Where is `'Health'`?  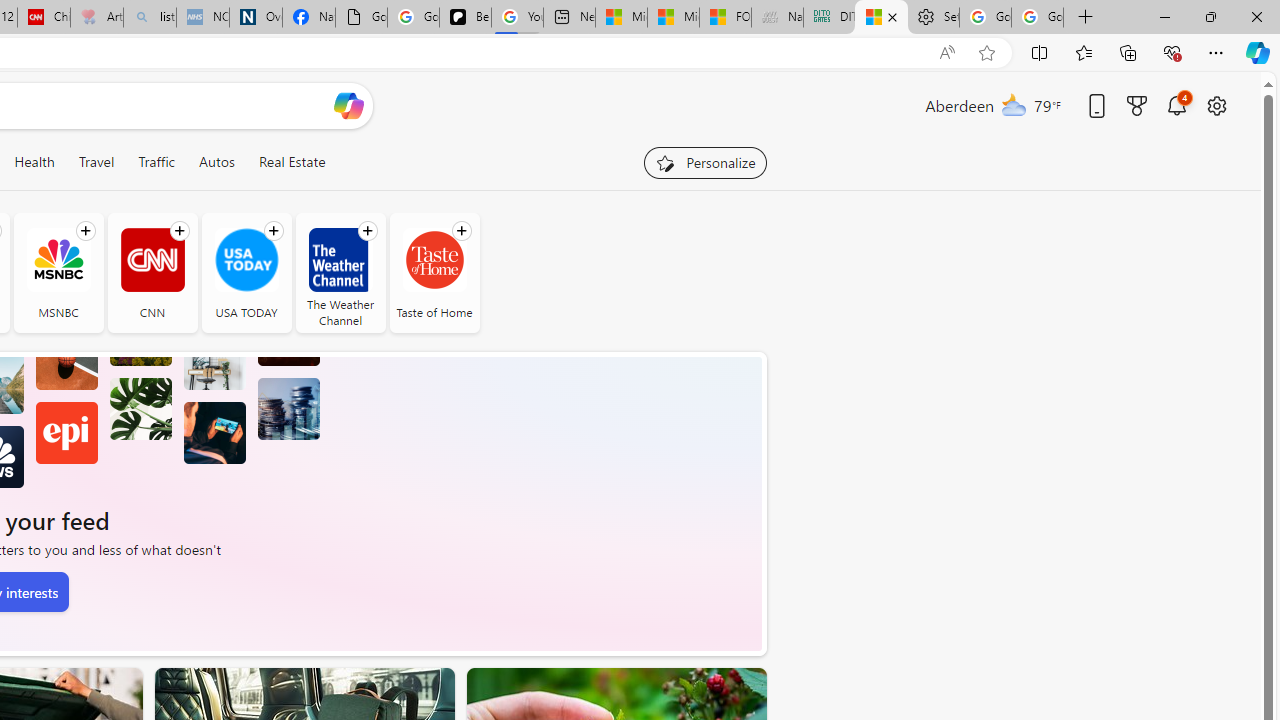 'Health' is located at coordinates (34, 161).